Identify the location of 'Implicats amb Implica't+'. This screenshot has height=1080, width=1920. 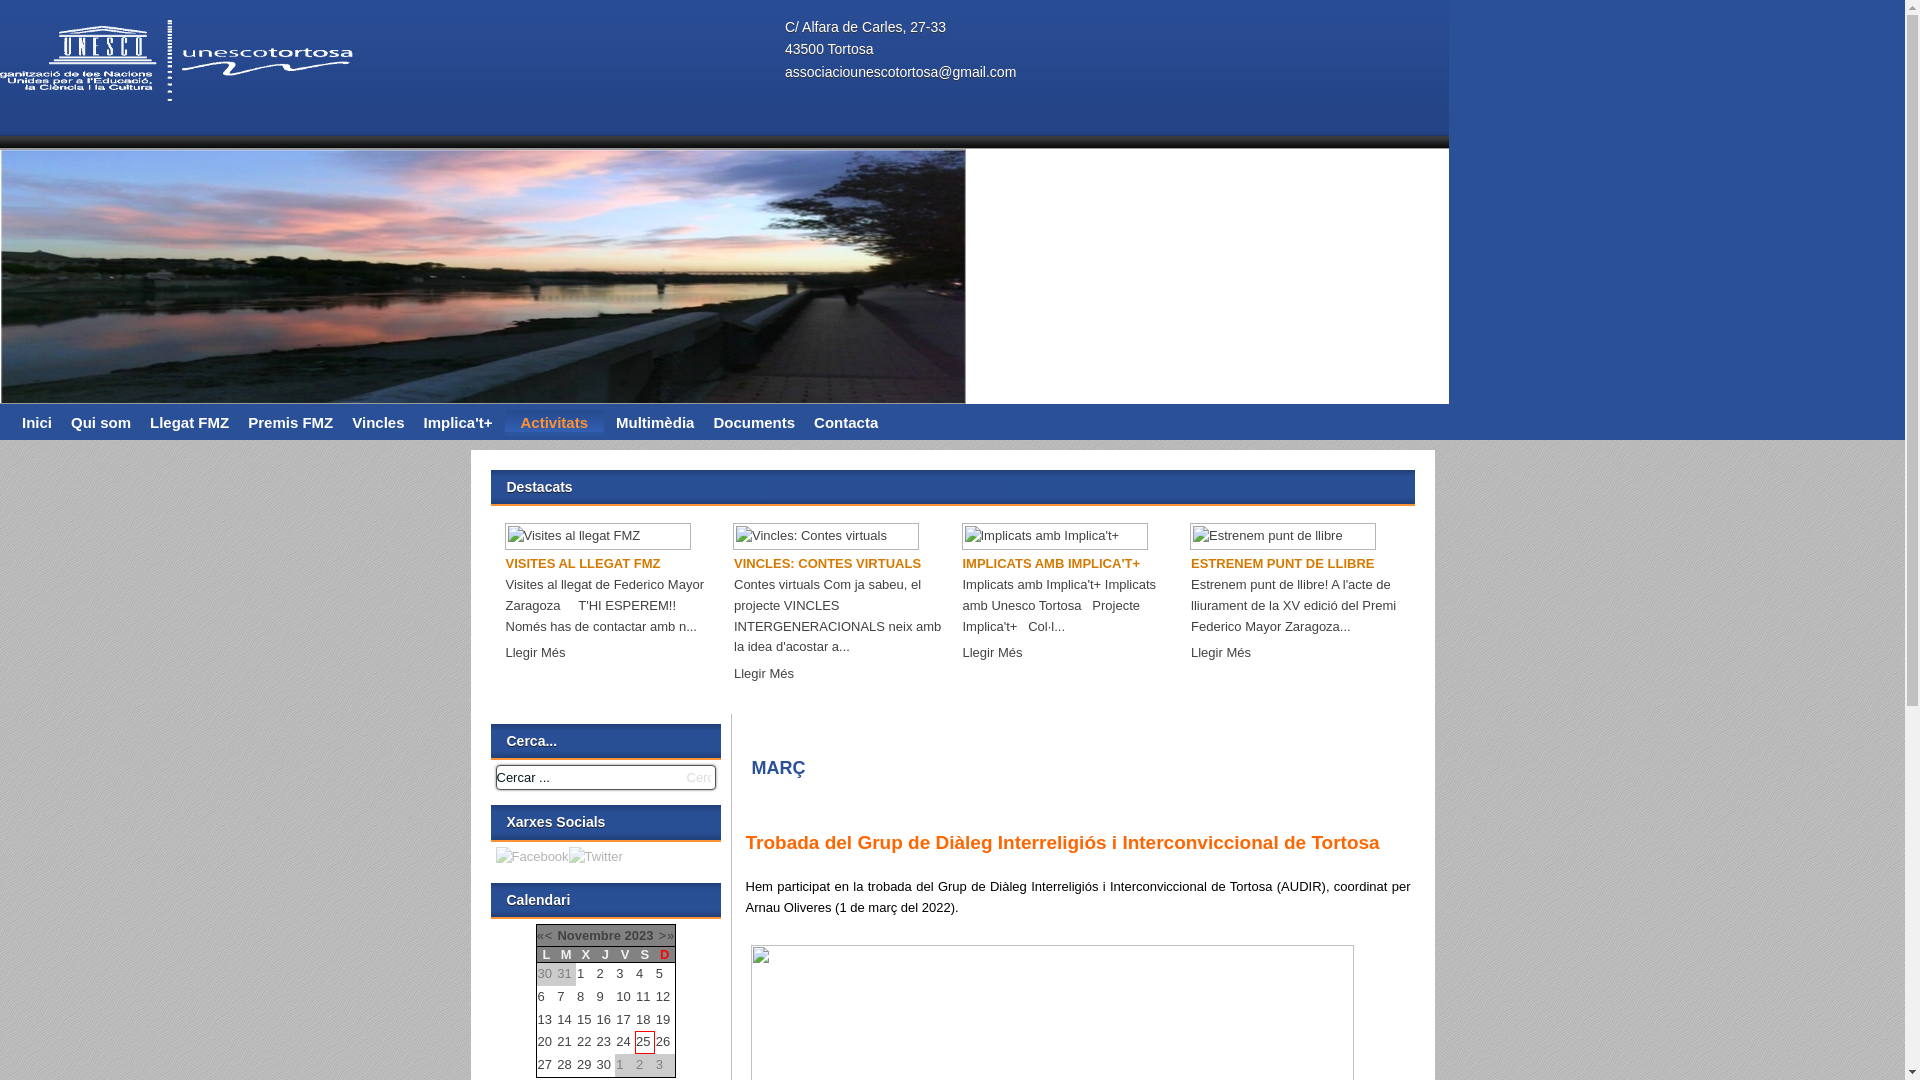
(1053, 535).